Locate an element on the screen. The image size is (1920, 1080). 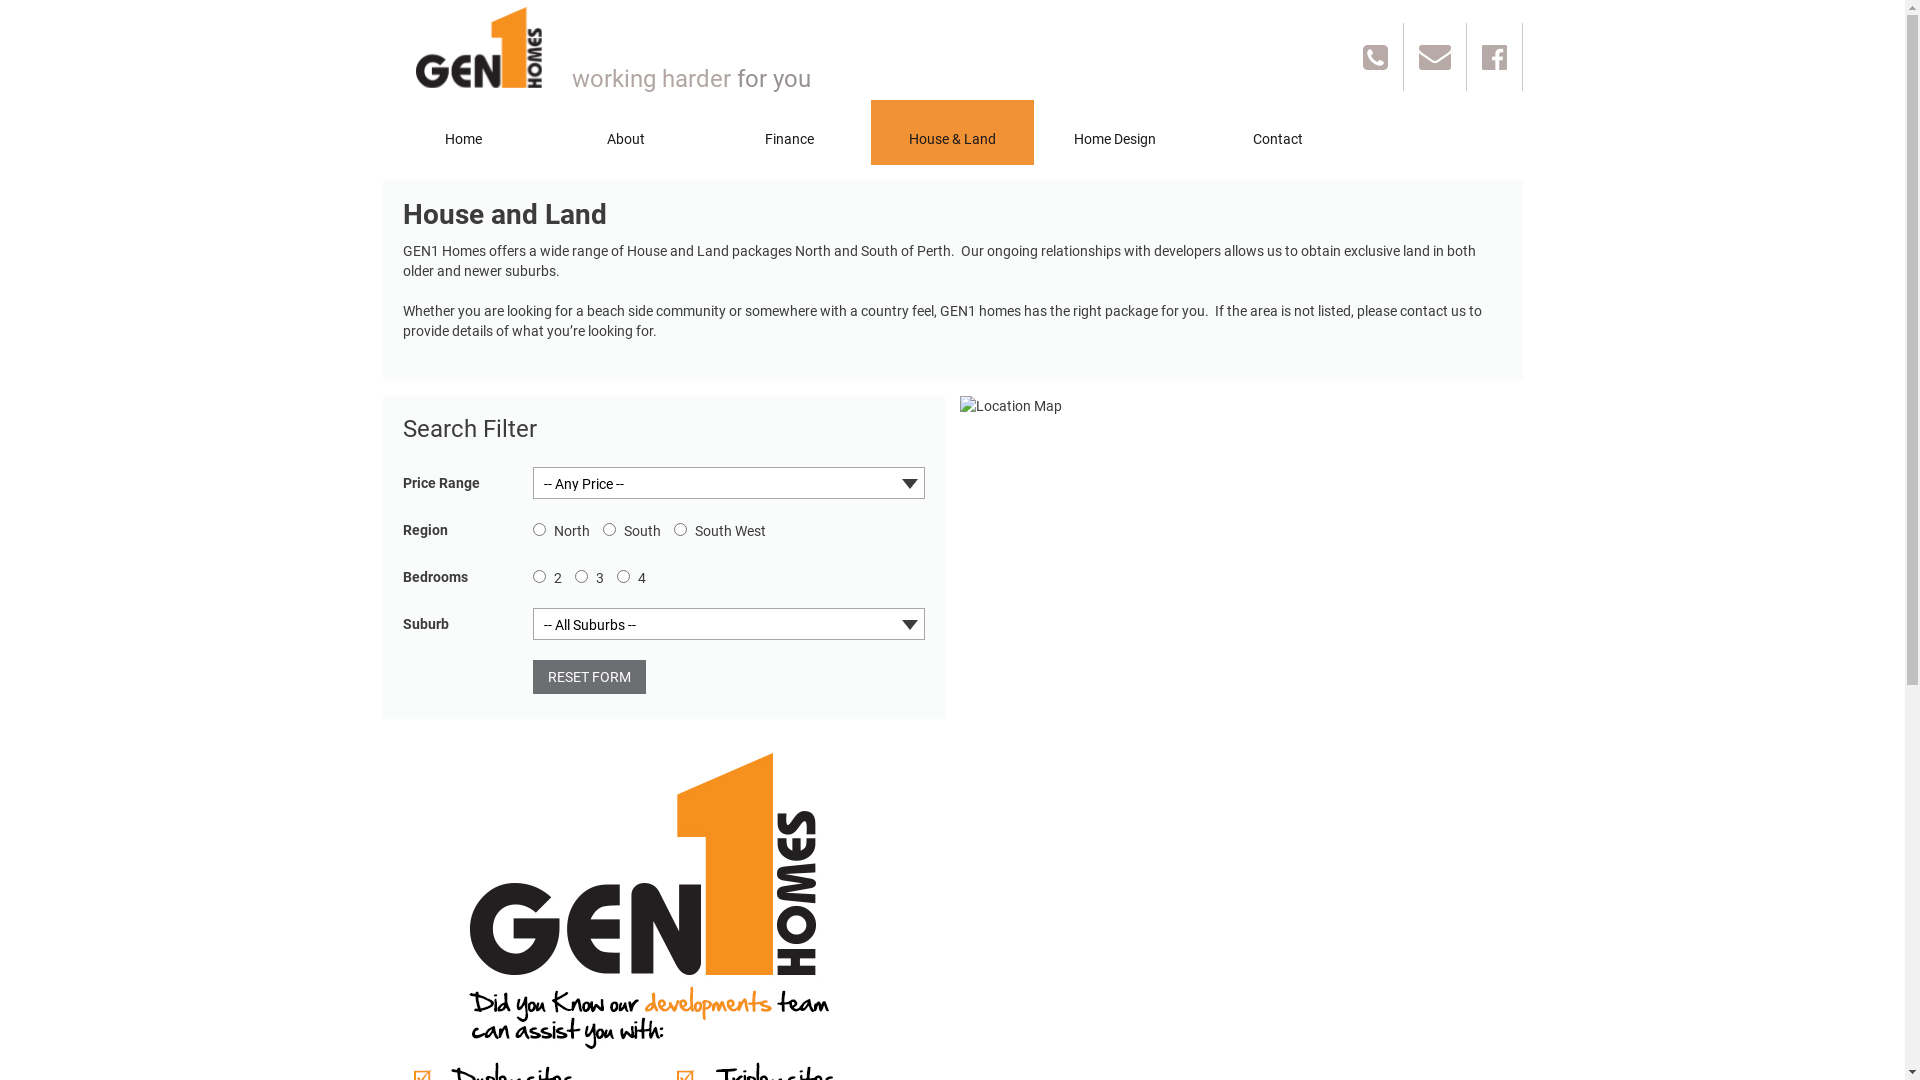
'RESET FORM' is located at coordinates (588, 676).